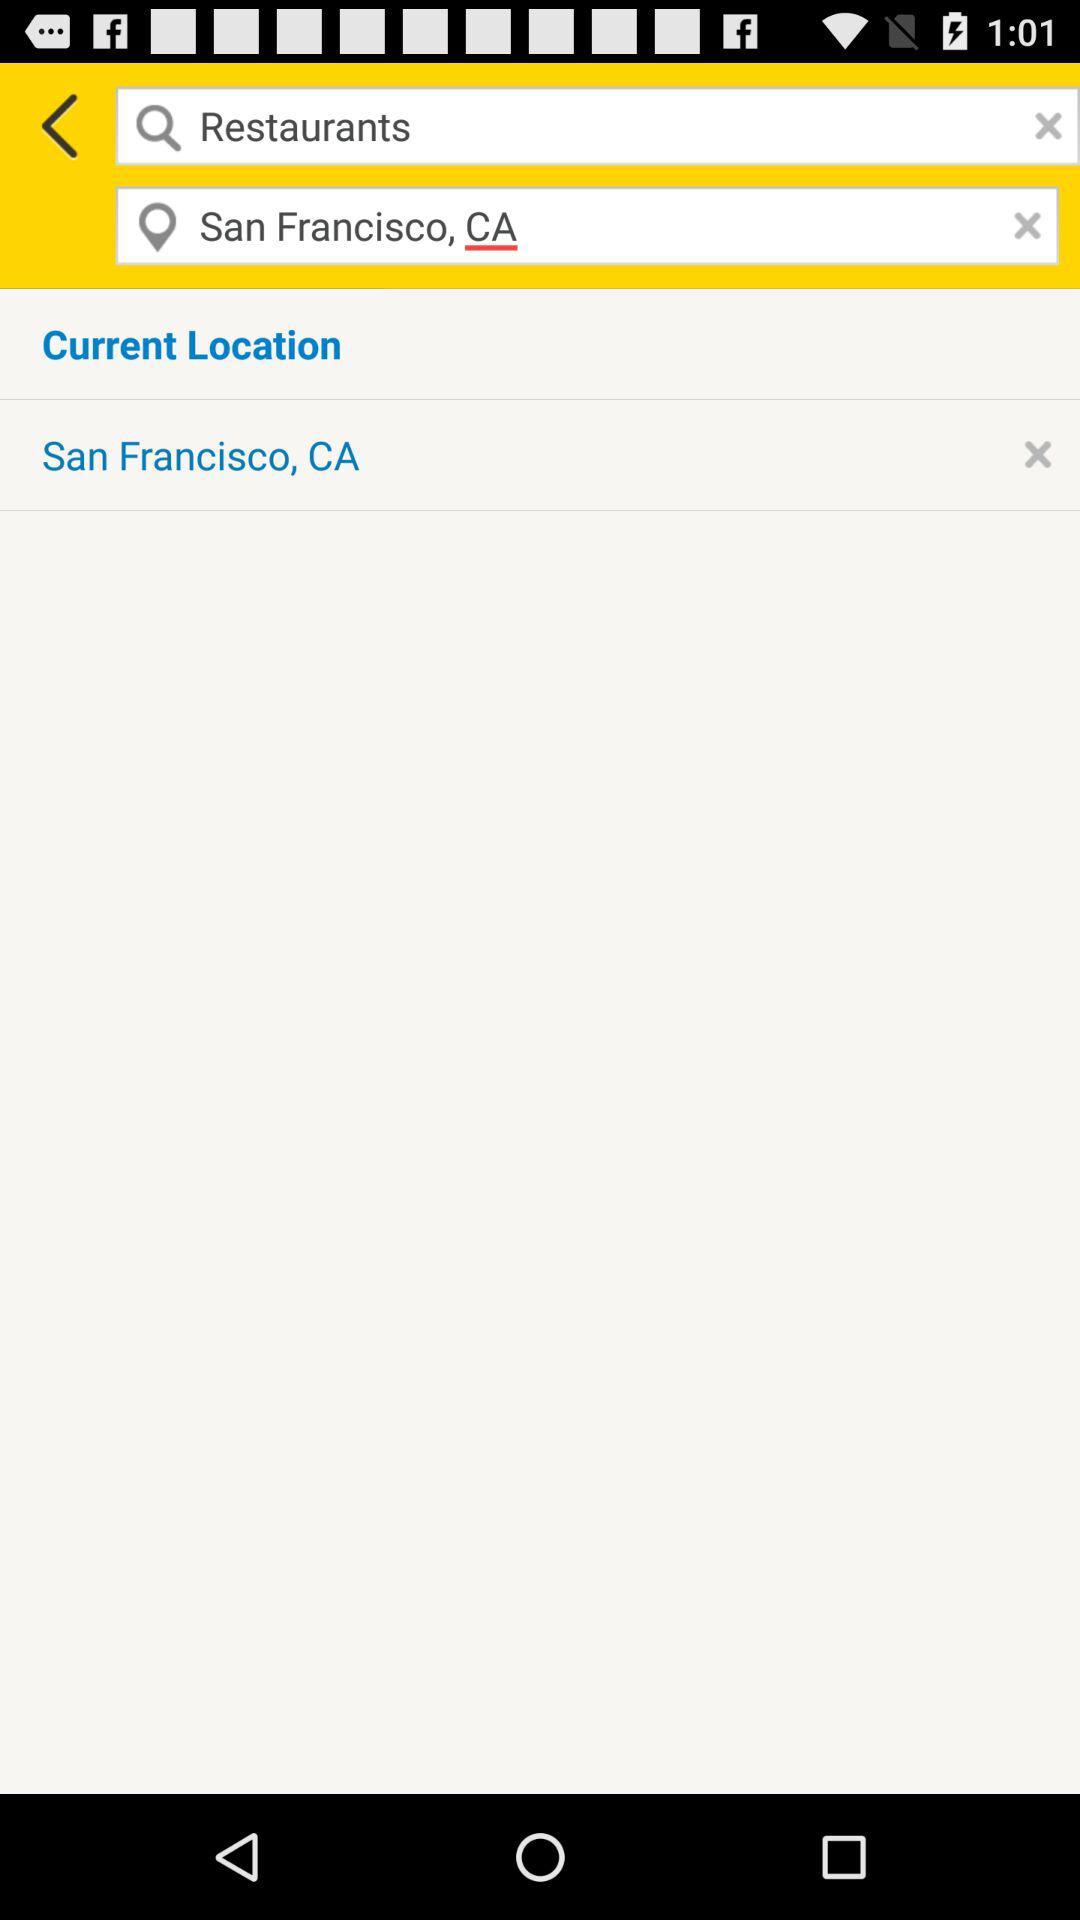 The image size is (1080, 1920). Describe the element at coordinates (1042, 124) in the screenshot. I see `clear search field` at that location.